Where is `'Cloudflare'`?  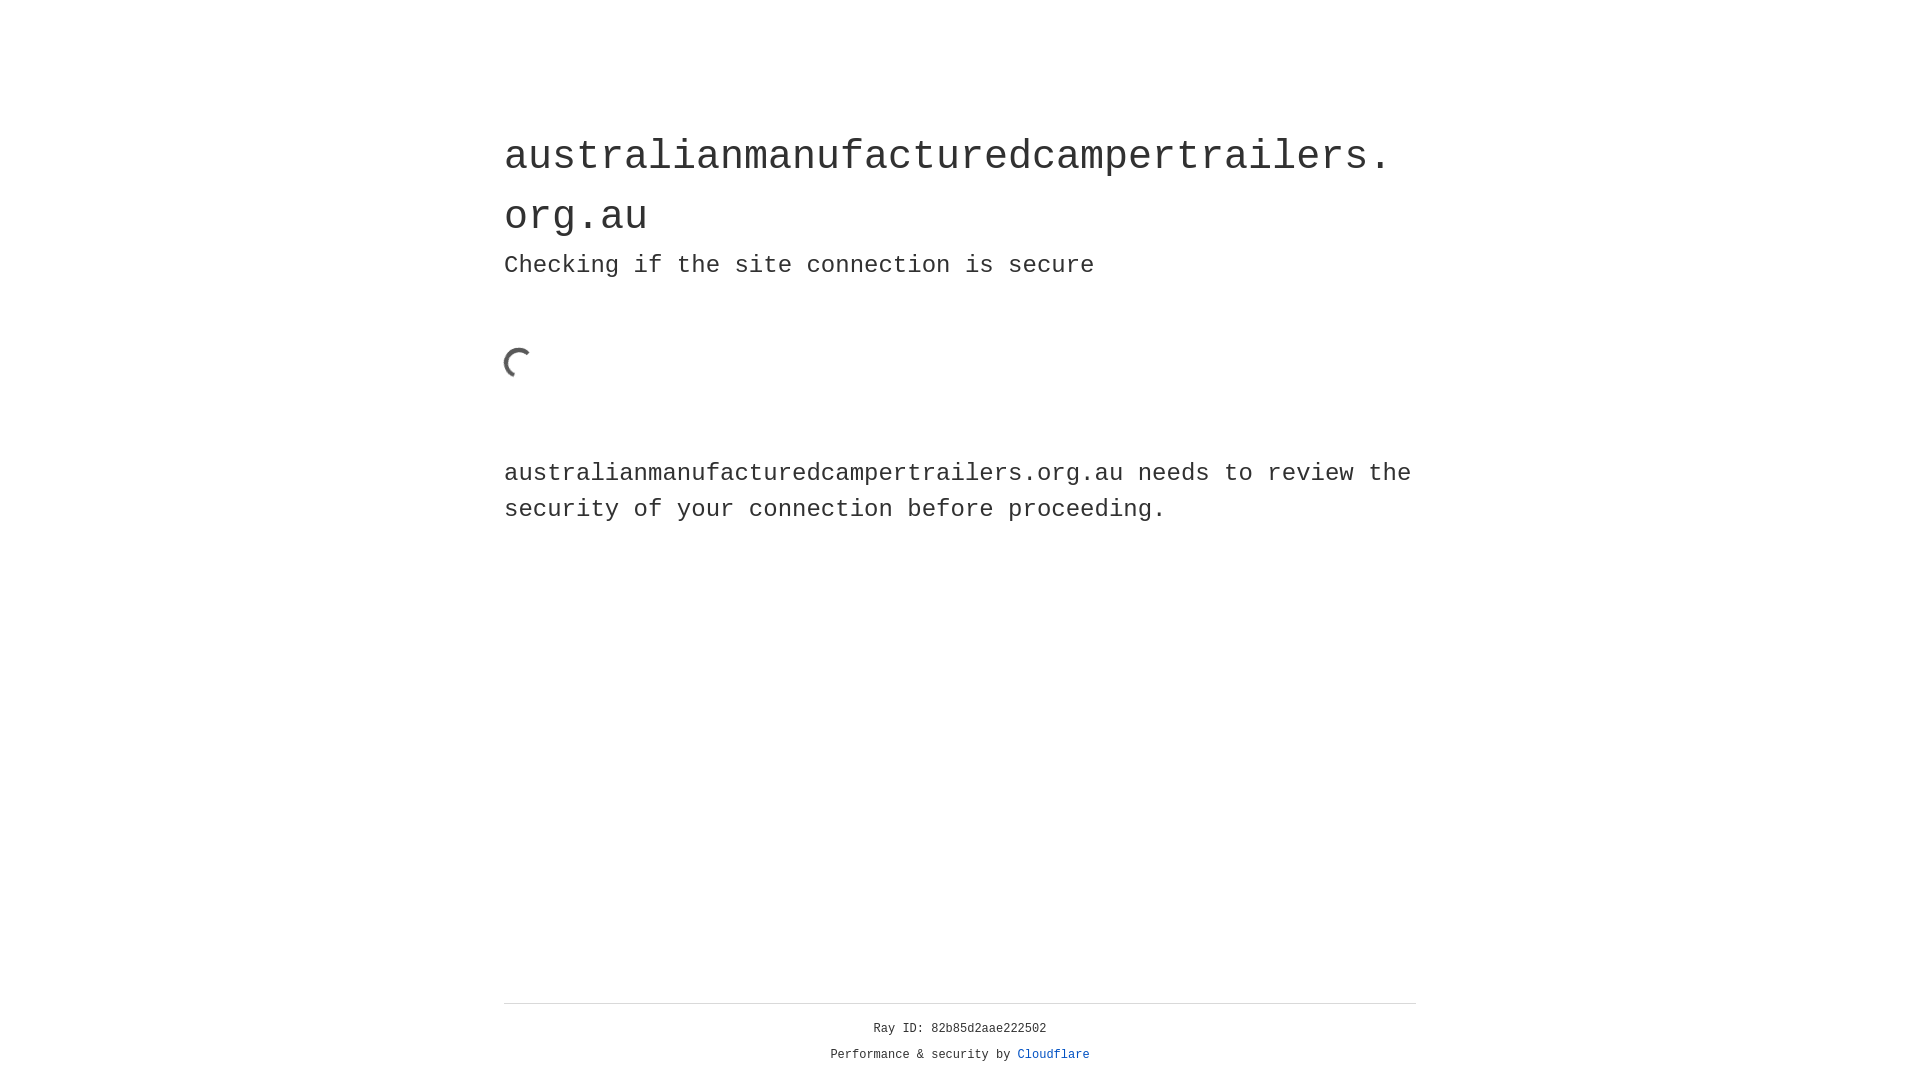 'Cloudflare' is located at coordinates (1053, 1054).